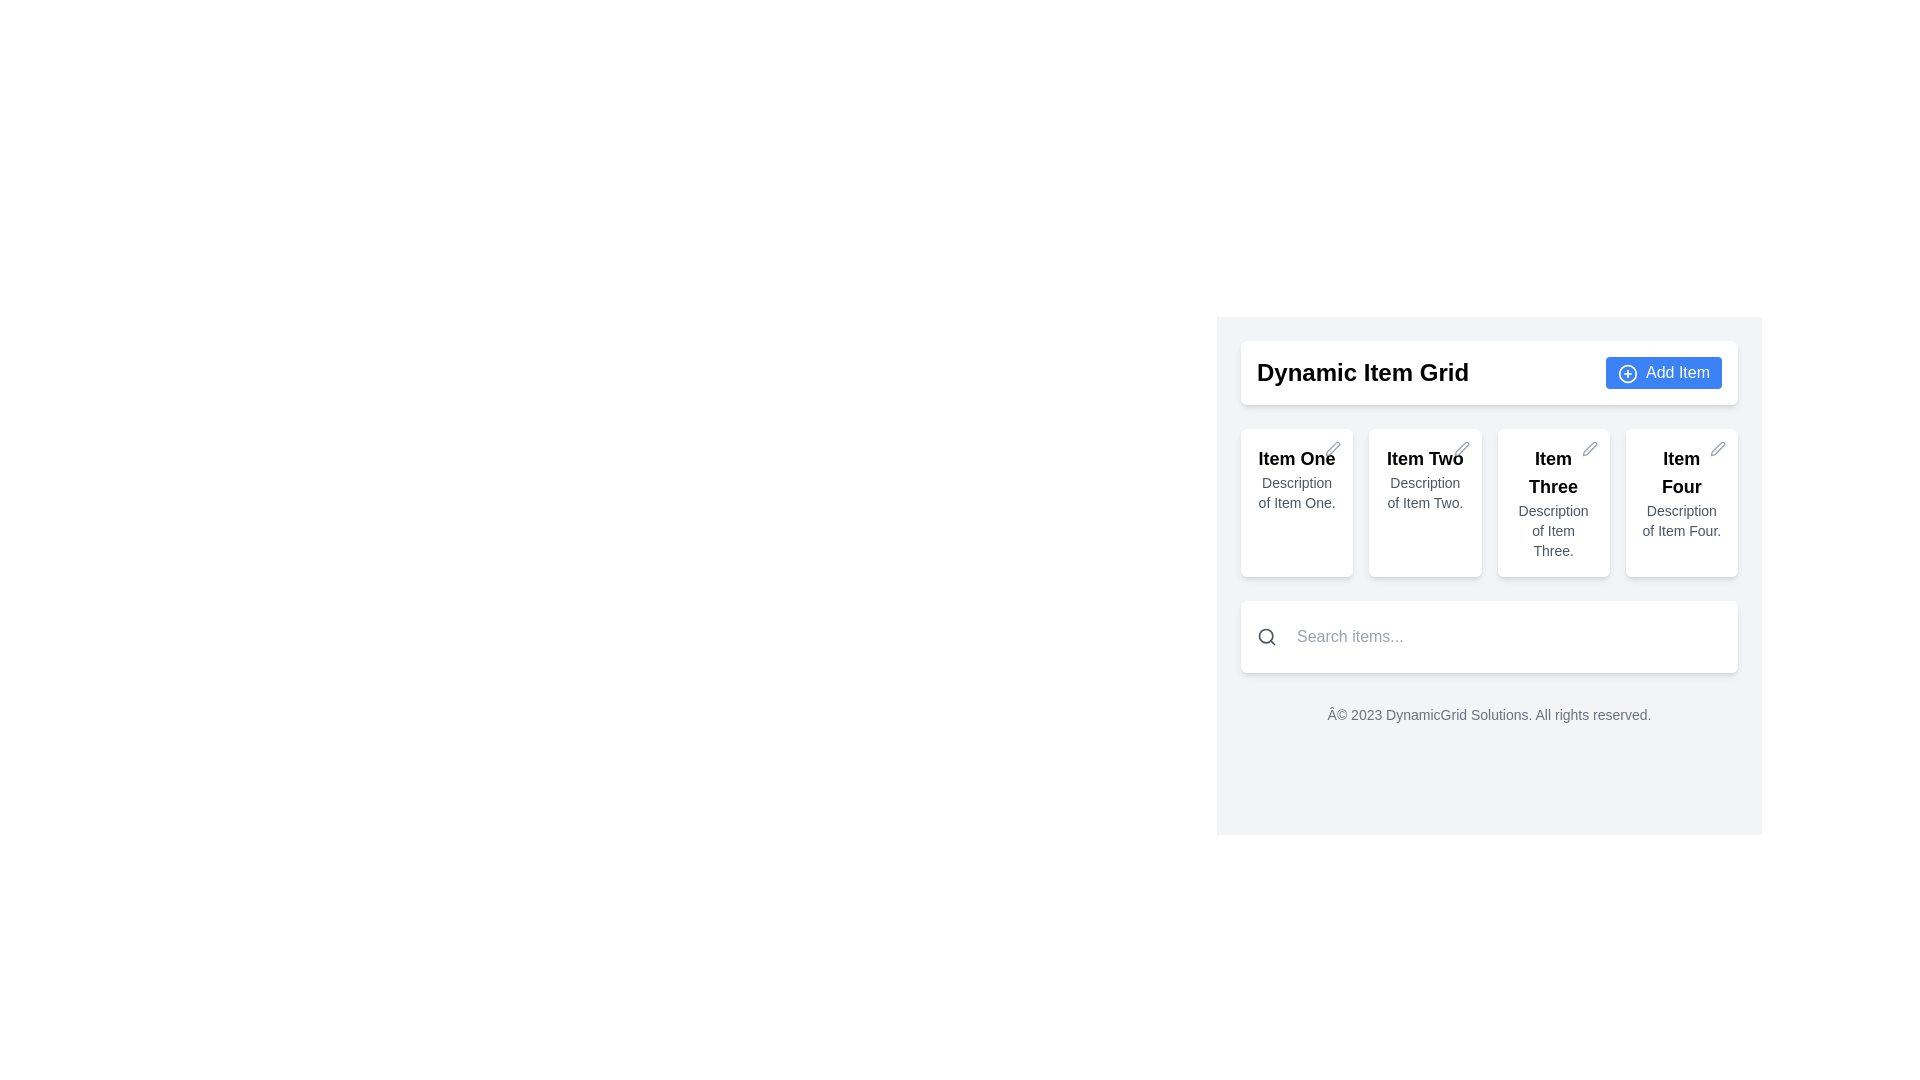  What do you see at coordinates (1297, 501) in the screenshot?
I see `contents of the first card in the grid, which displays summarized information about an item and has an interactive edit icon` at bounding box center [1297, 501].